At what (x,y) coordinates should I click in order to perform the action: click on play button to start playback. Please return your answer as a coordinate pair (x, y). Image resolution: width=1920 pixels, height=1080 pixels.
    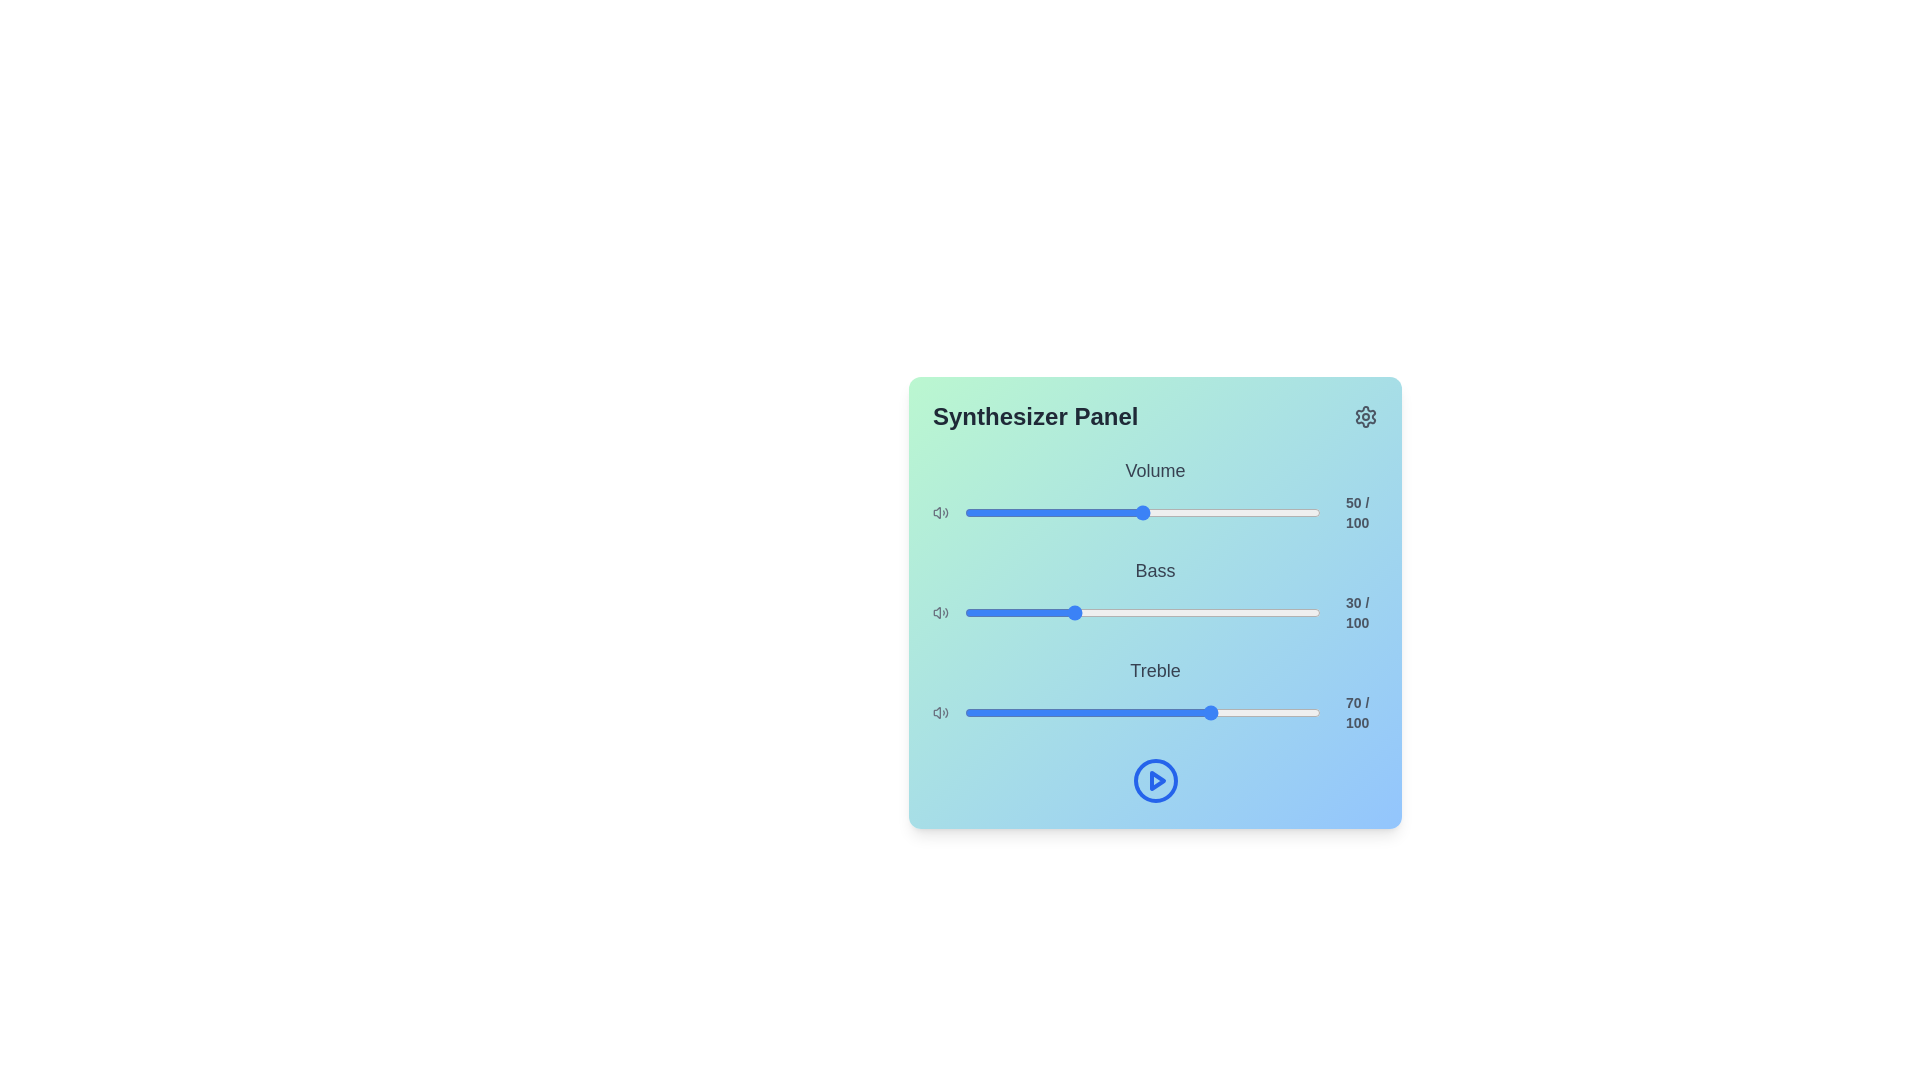
    Looking at the image, I should click on (1155, 779).